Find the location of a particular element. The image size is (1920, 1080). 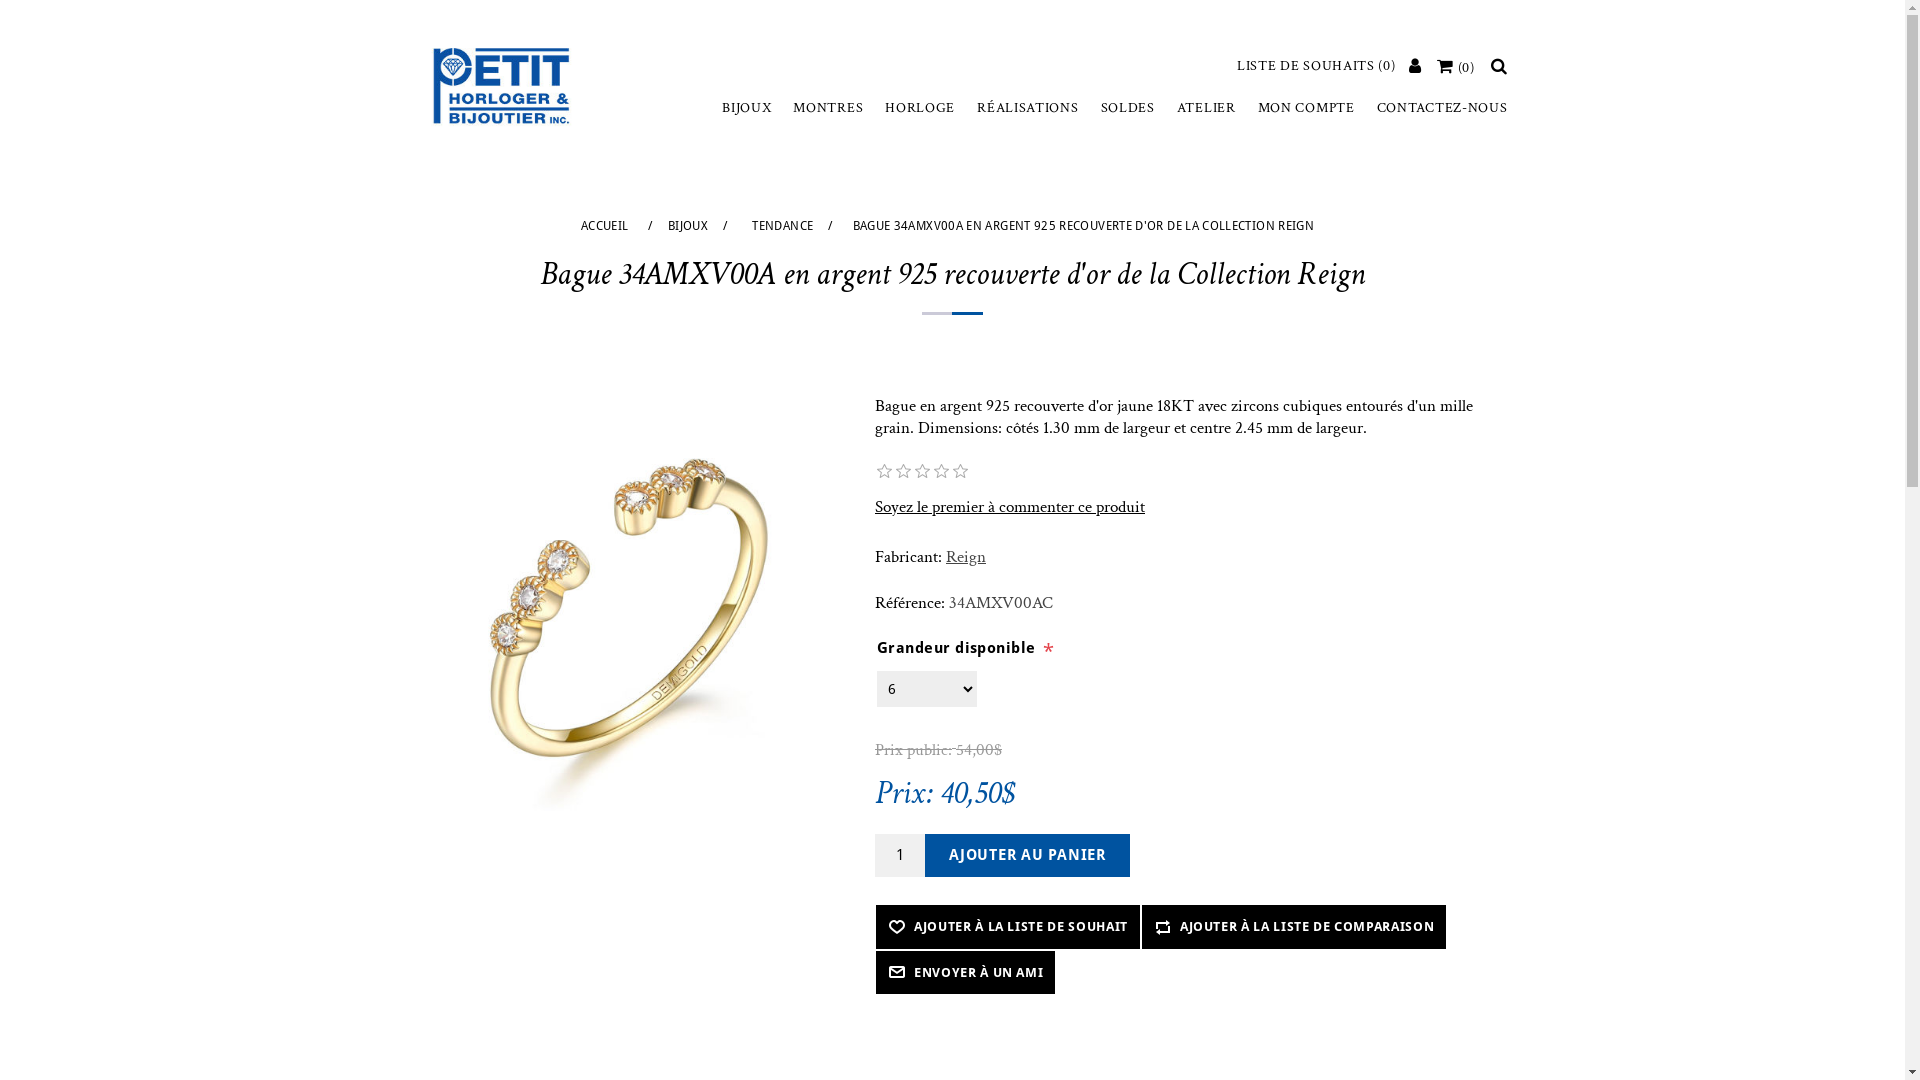

'MONTRES' is located at coordinates (828, 108).